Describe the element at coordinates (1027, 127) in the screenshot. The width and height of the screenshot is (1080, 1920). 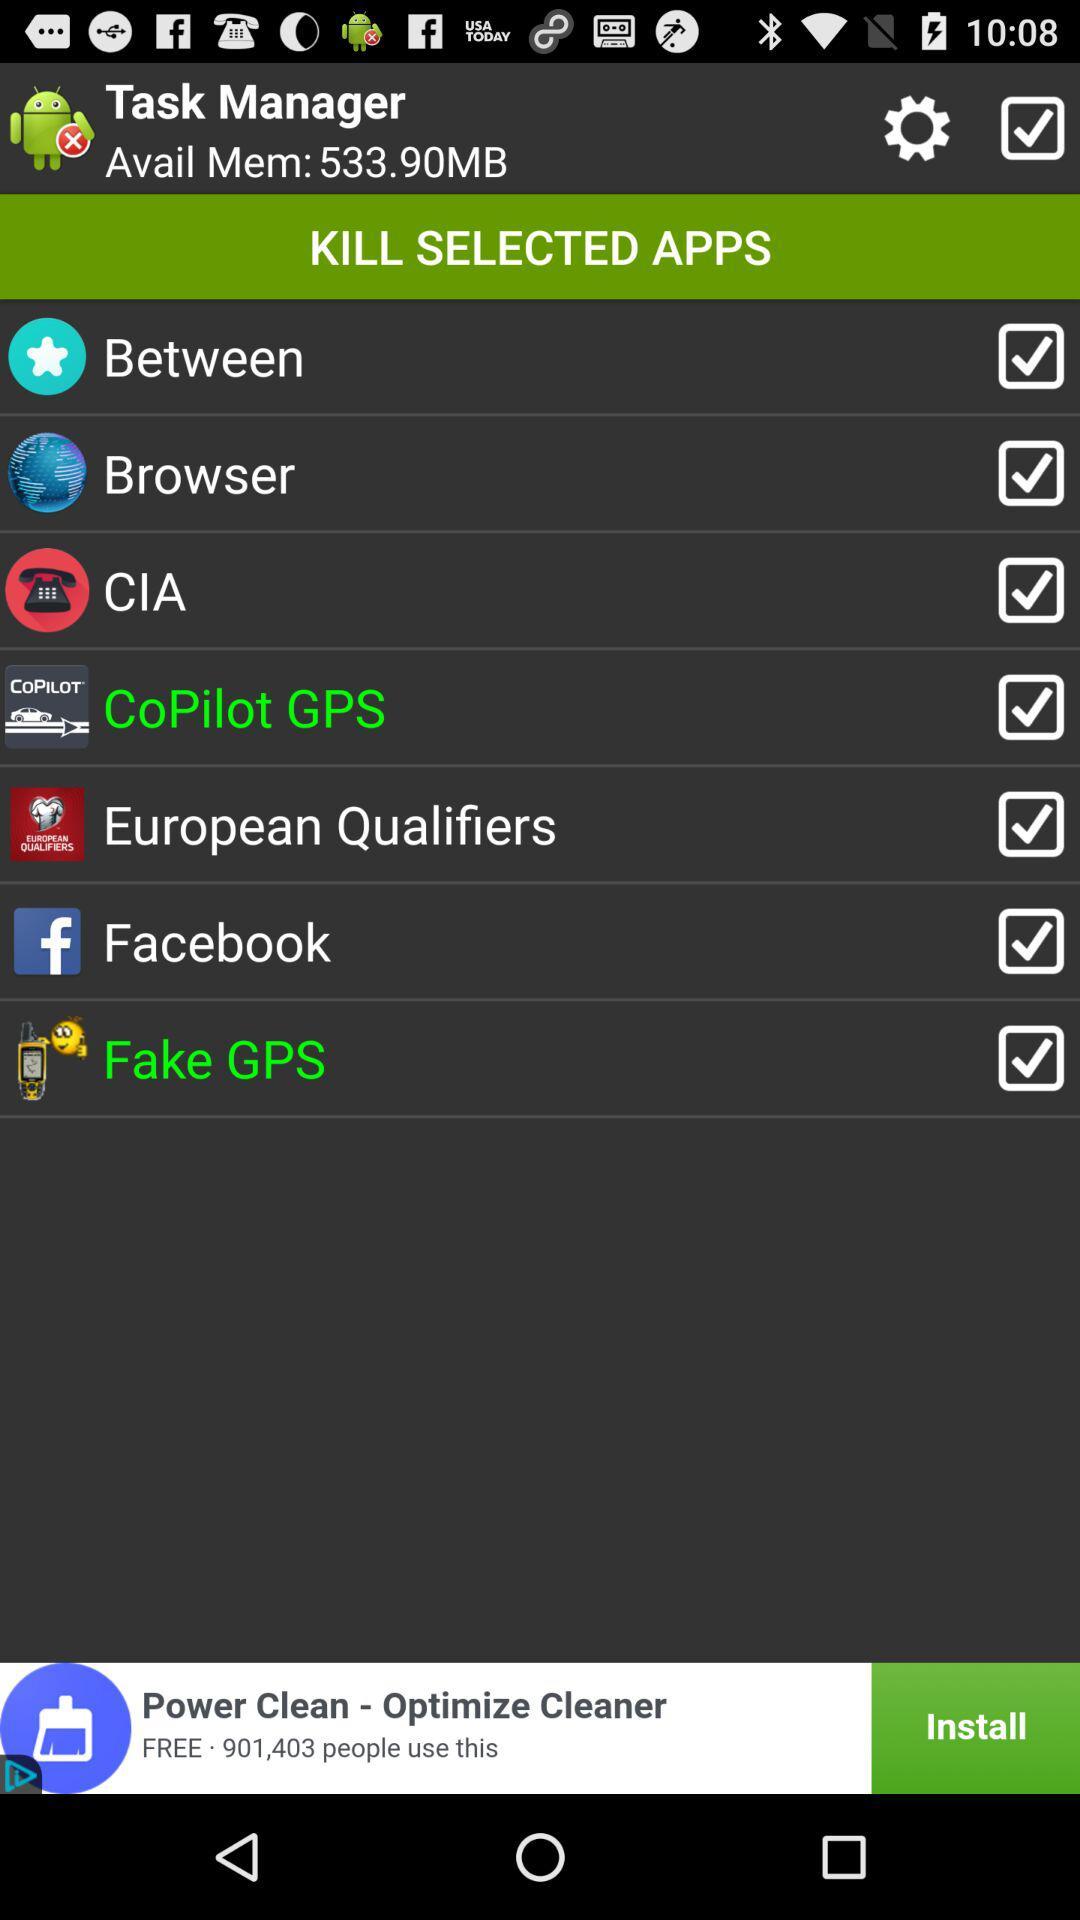
I see `complete page` at that location.